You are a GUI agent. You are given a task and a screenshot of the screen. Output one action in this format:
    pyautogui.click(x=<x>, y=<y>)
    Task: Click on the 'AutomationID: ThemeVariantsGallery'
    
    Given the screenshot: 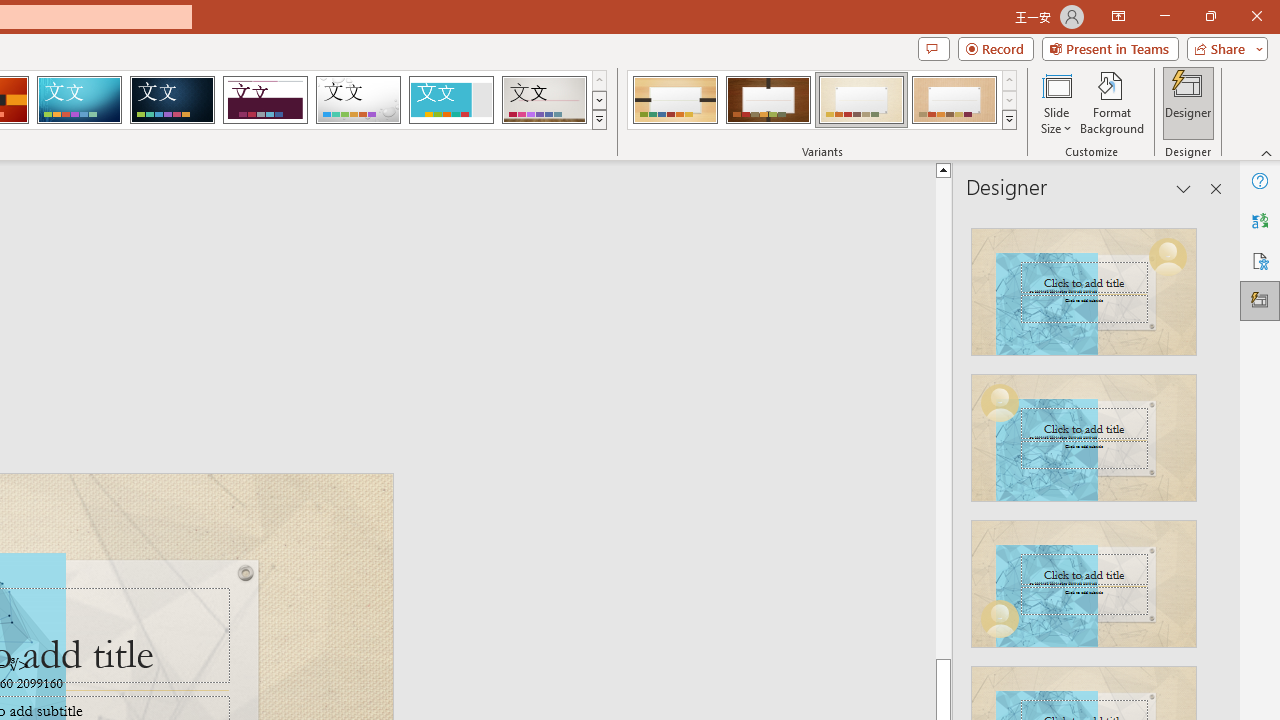 What is the action you would take?
    pyautogui.click(x=823, y=100)
    